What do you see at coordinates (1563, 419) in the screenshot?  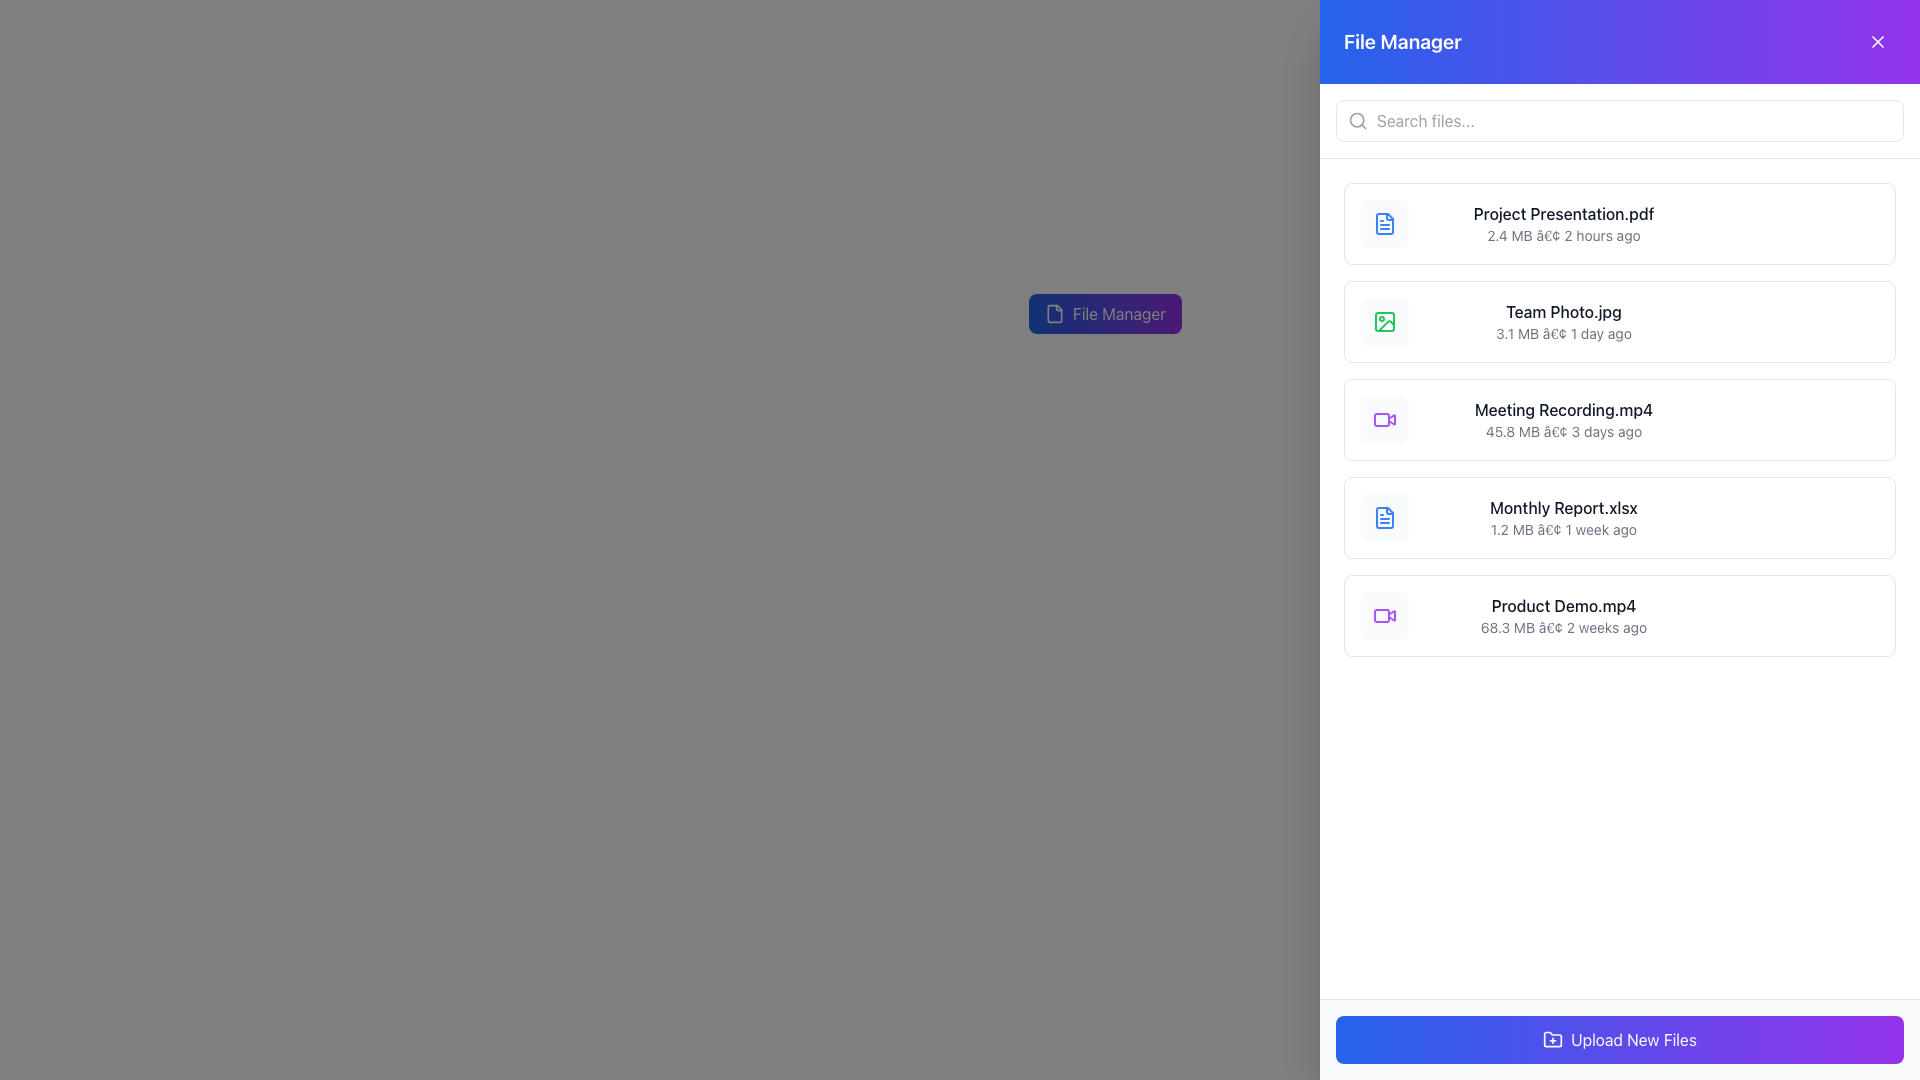 I see `the third file entry in the file manager application` at bounding box center [1563, 419].